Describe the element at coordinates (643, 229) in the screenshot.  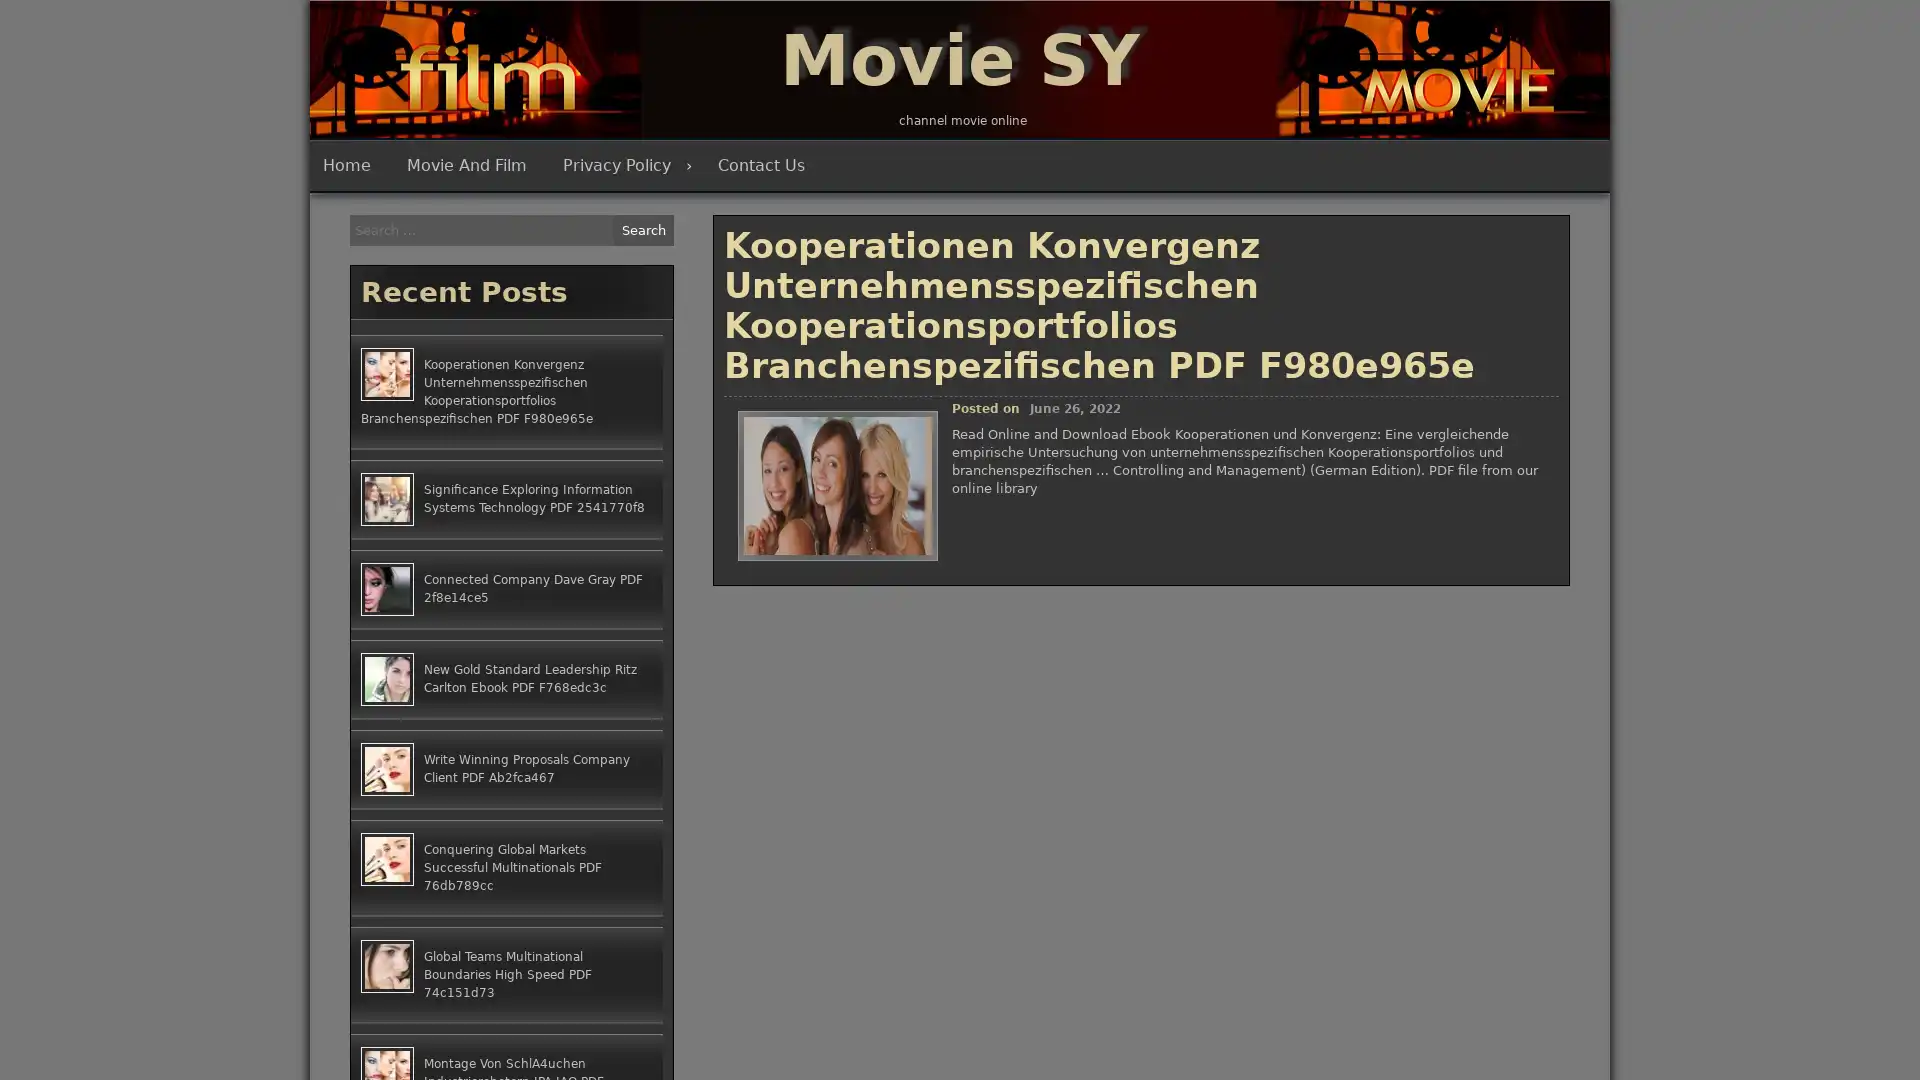
I see `Search` at that location.